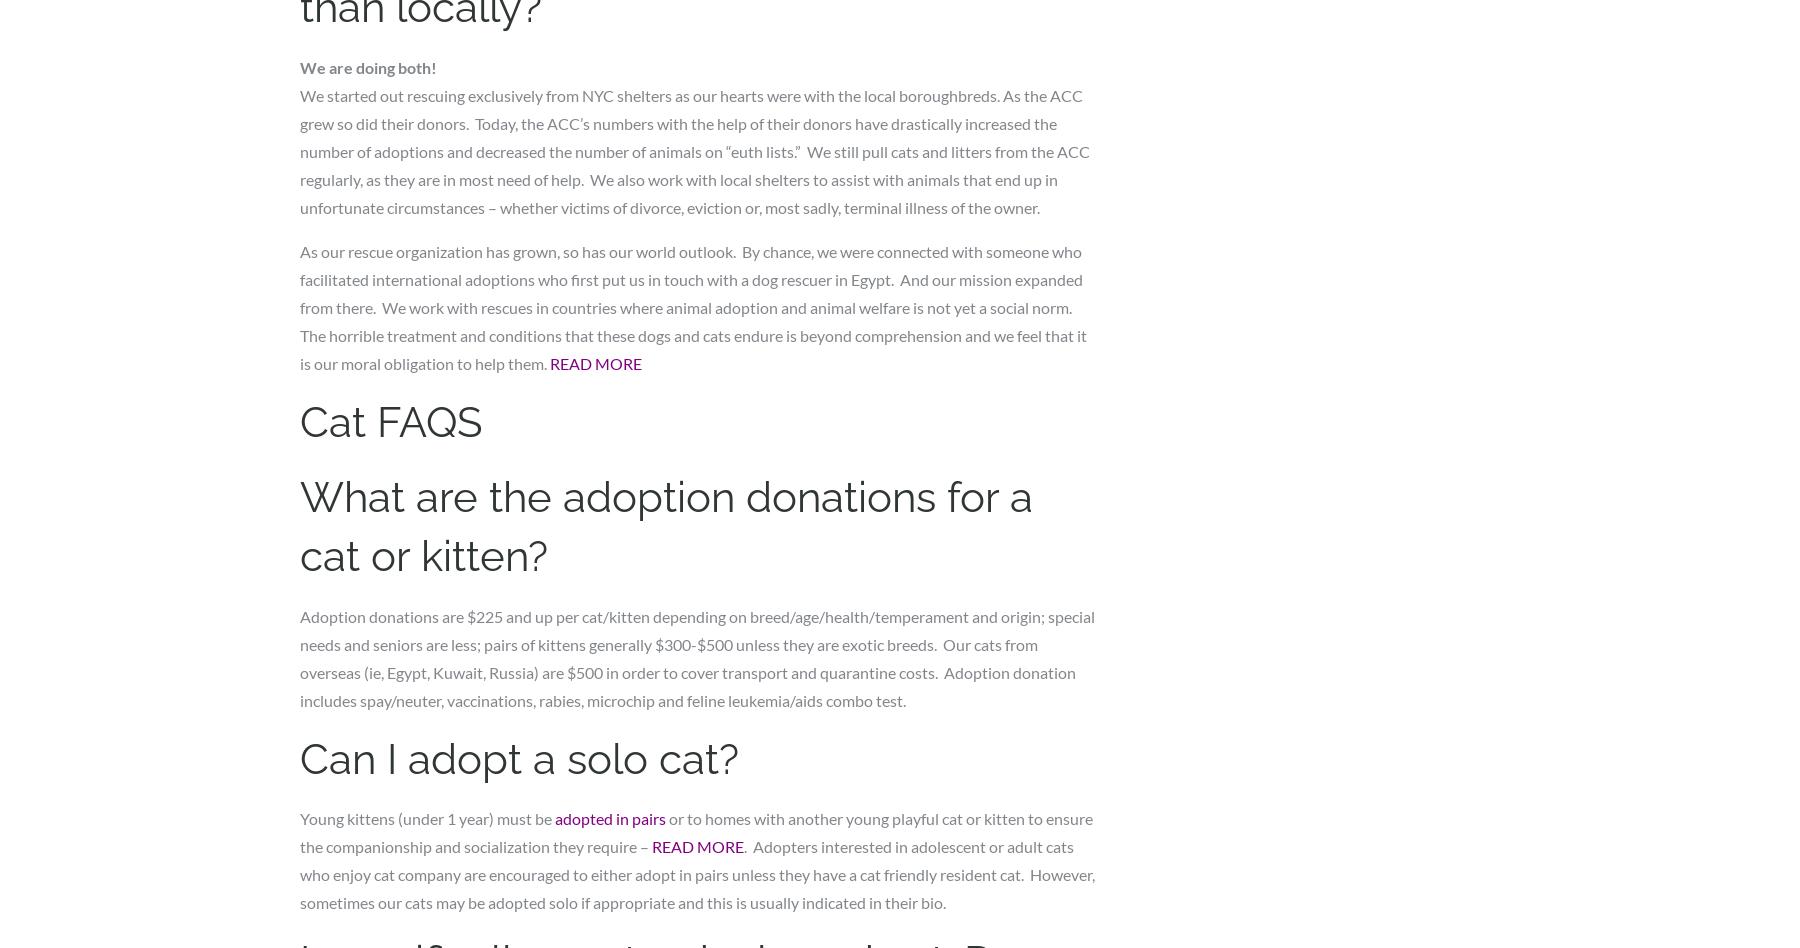 Image resolution: width=1800 pixels, height=948 pixels. What do you see at coordinates (299, 421) in the screenshot?
I see `'Cat FAQS'` at bounding box center [299, 421].